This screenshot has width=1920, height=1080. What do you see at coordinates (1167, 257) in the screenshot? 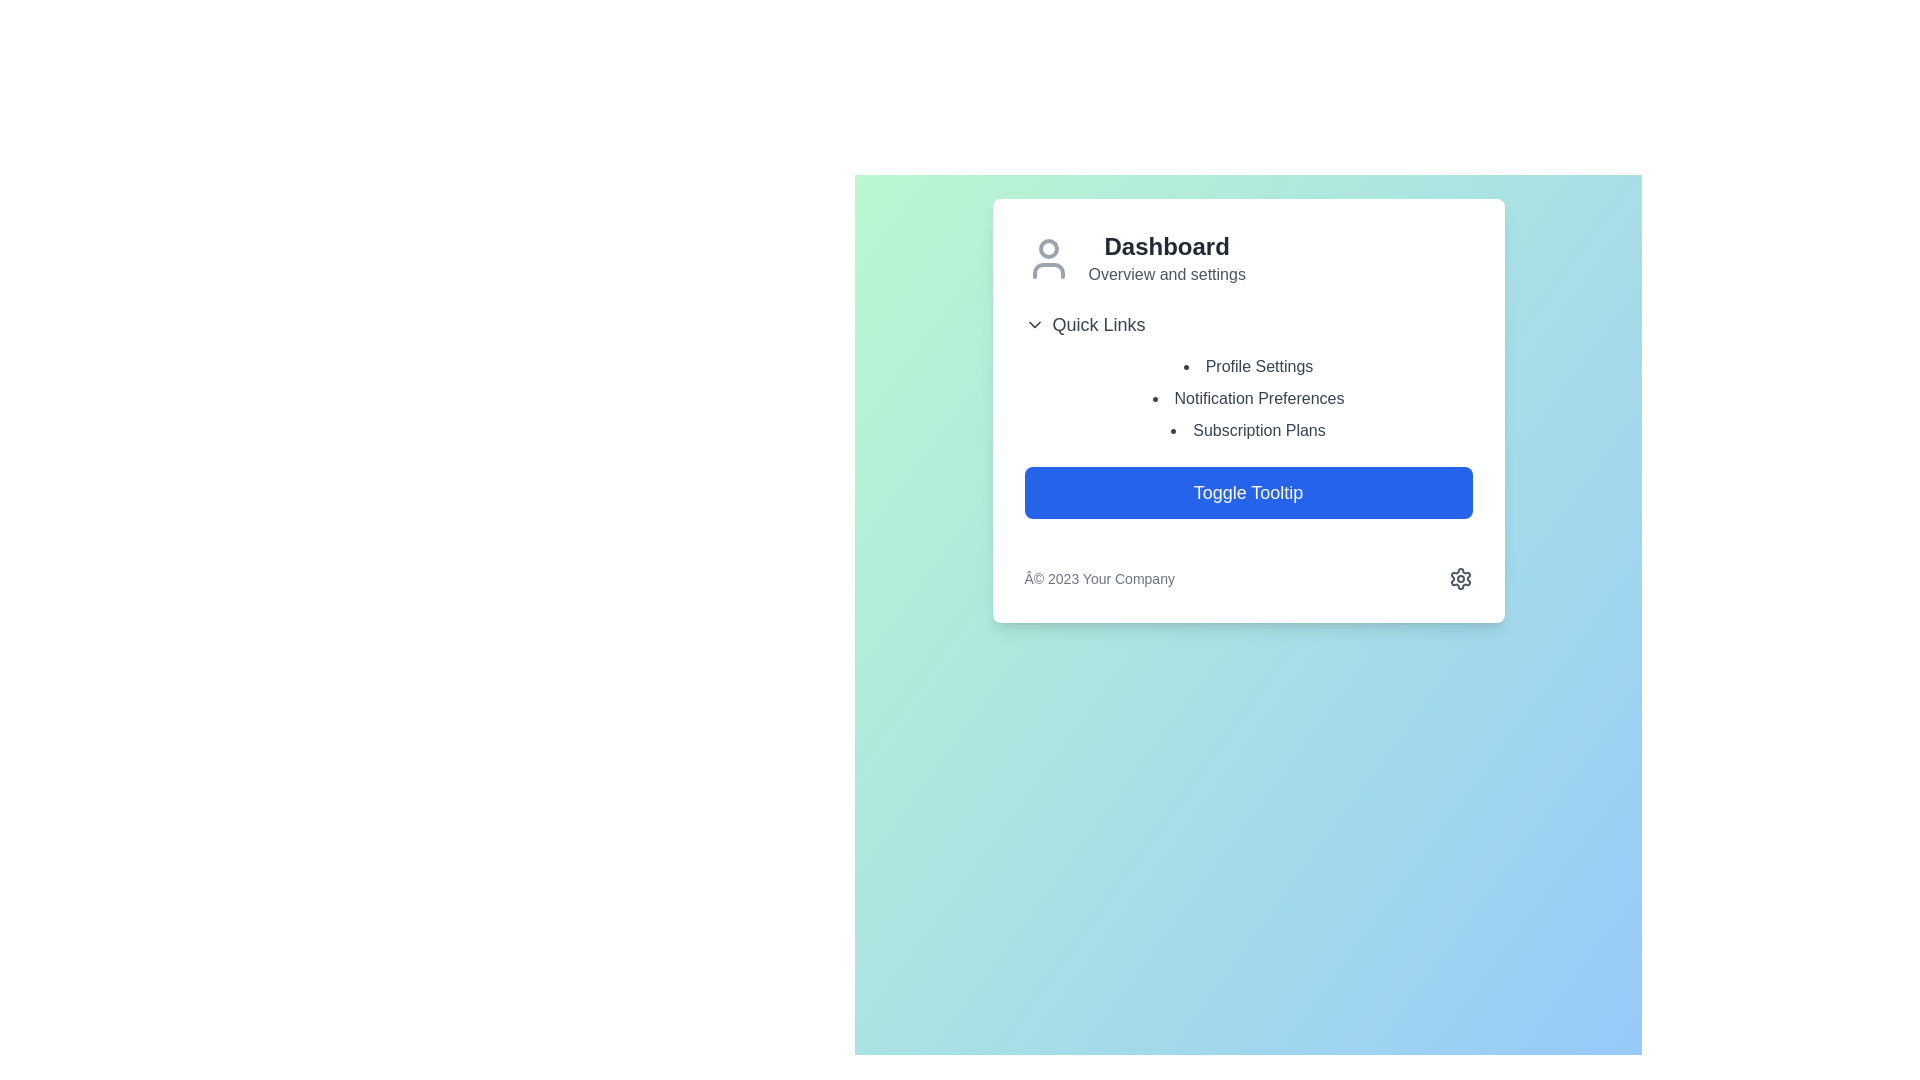
I see `the Text label located in the upper central portion of the popup card, which serves as a title and description for the content area` at bounding box center [1167, 257].